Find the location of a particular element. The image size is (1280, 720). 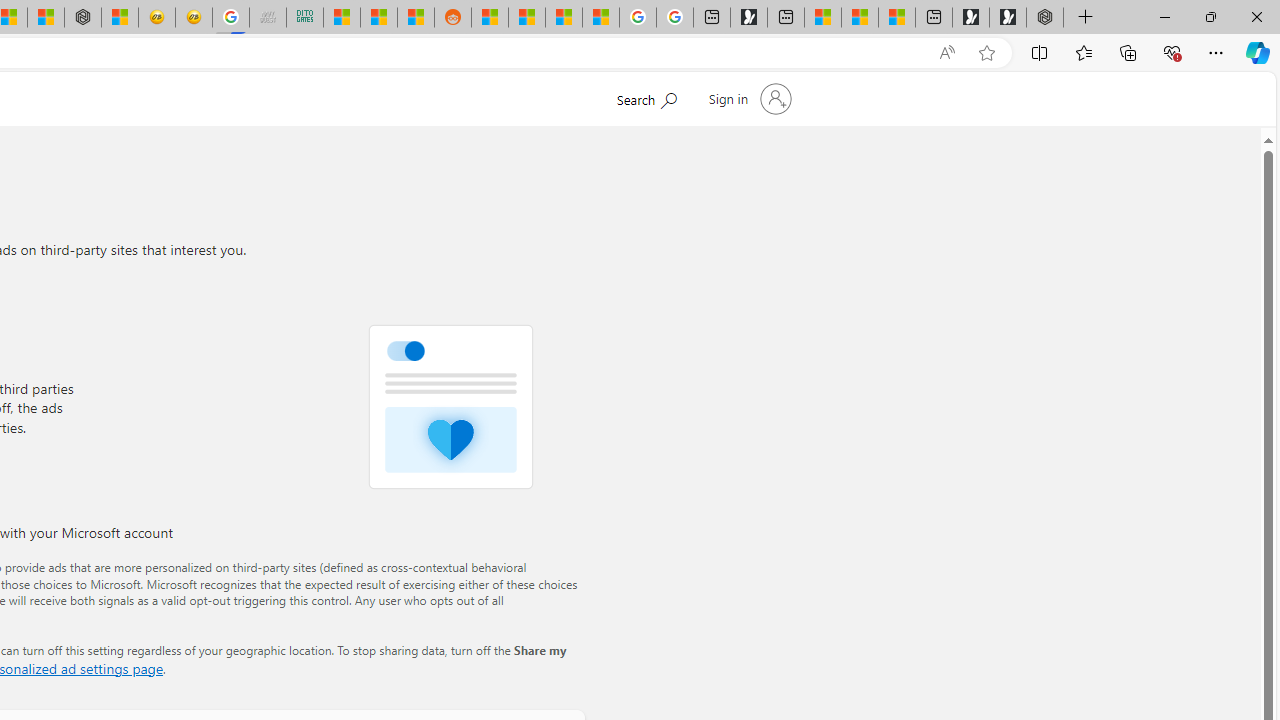

'Search Microsoft.com' is located at coordinates (646, 97).